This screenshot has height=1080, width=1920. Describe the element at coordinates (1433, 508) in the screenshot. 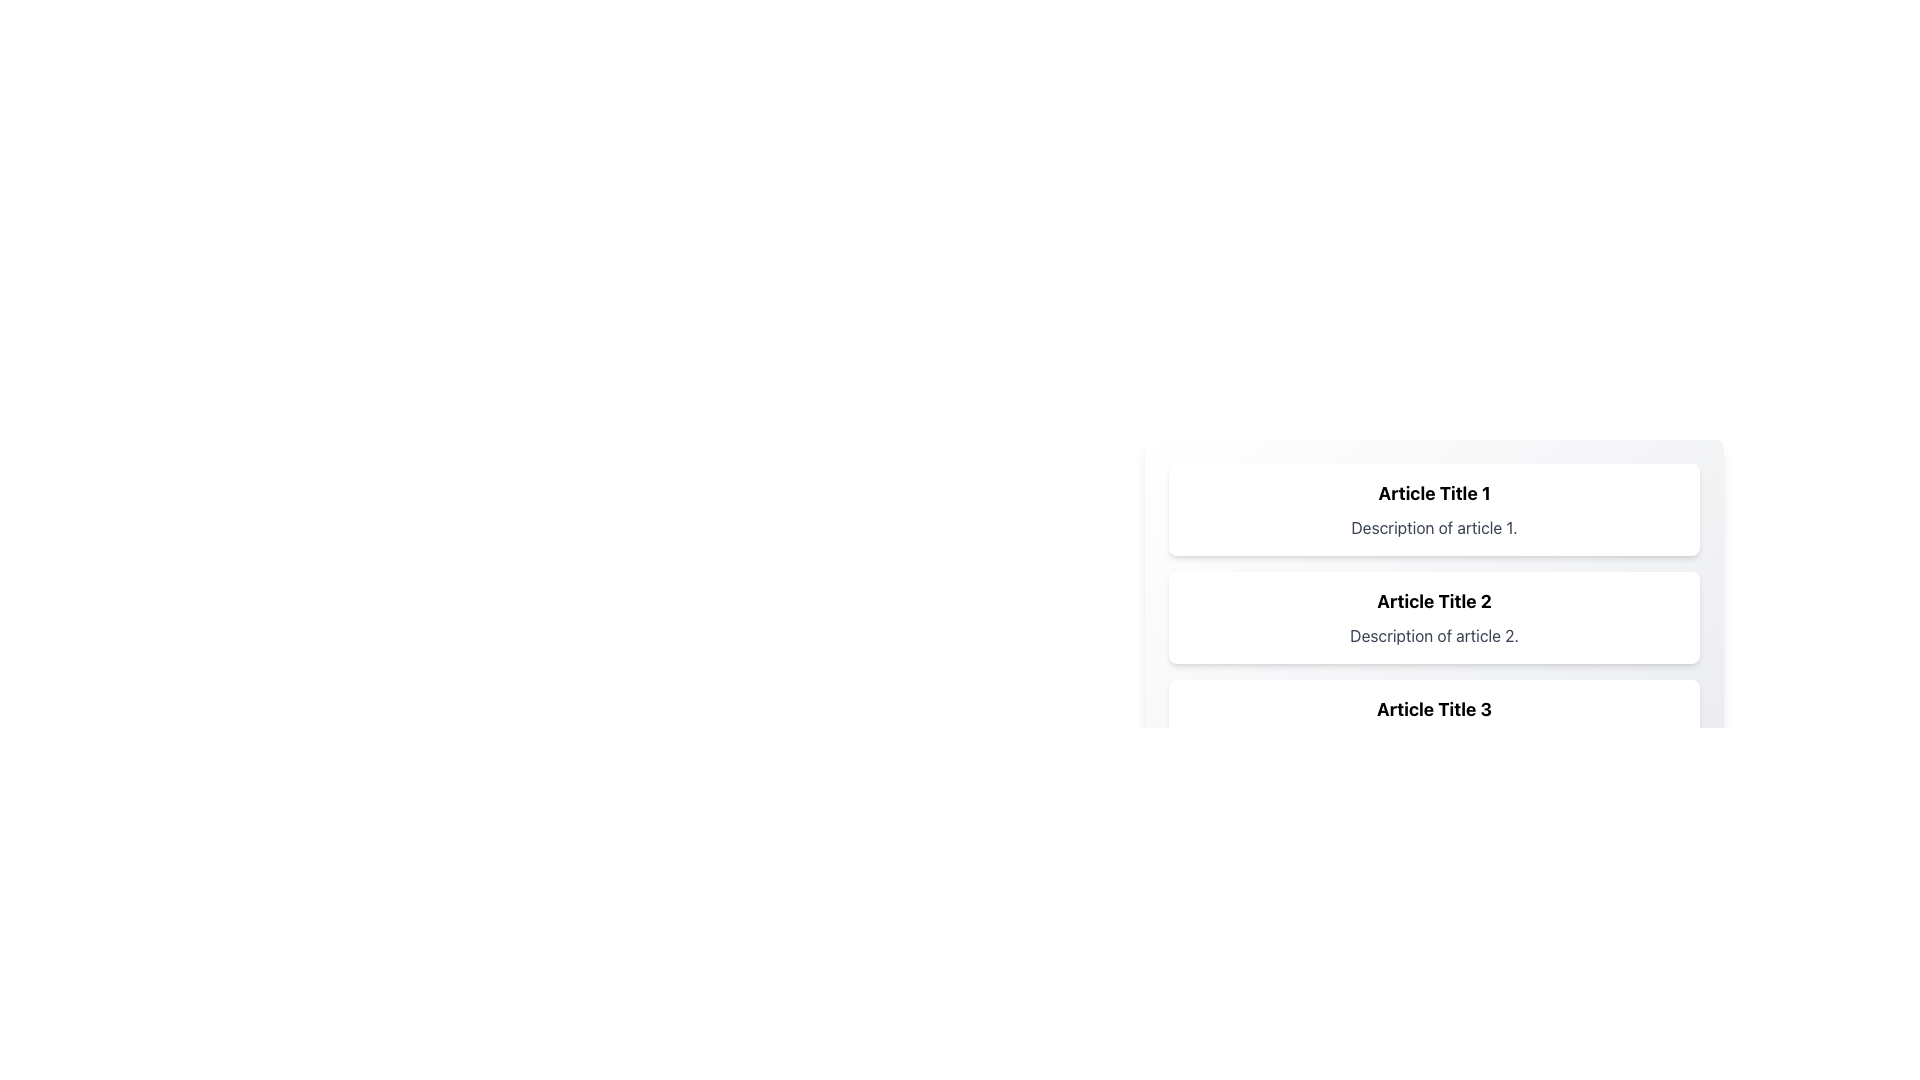

I see `the first card in the vertically-stacked grid layout, which has a white background, rounded corners, and contains the title 'Article Title 1' in bold, black font` at that location.